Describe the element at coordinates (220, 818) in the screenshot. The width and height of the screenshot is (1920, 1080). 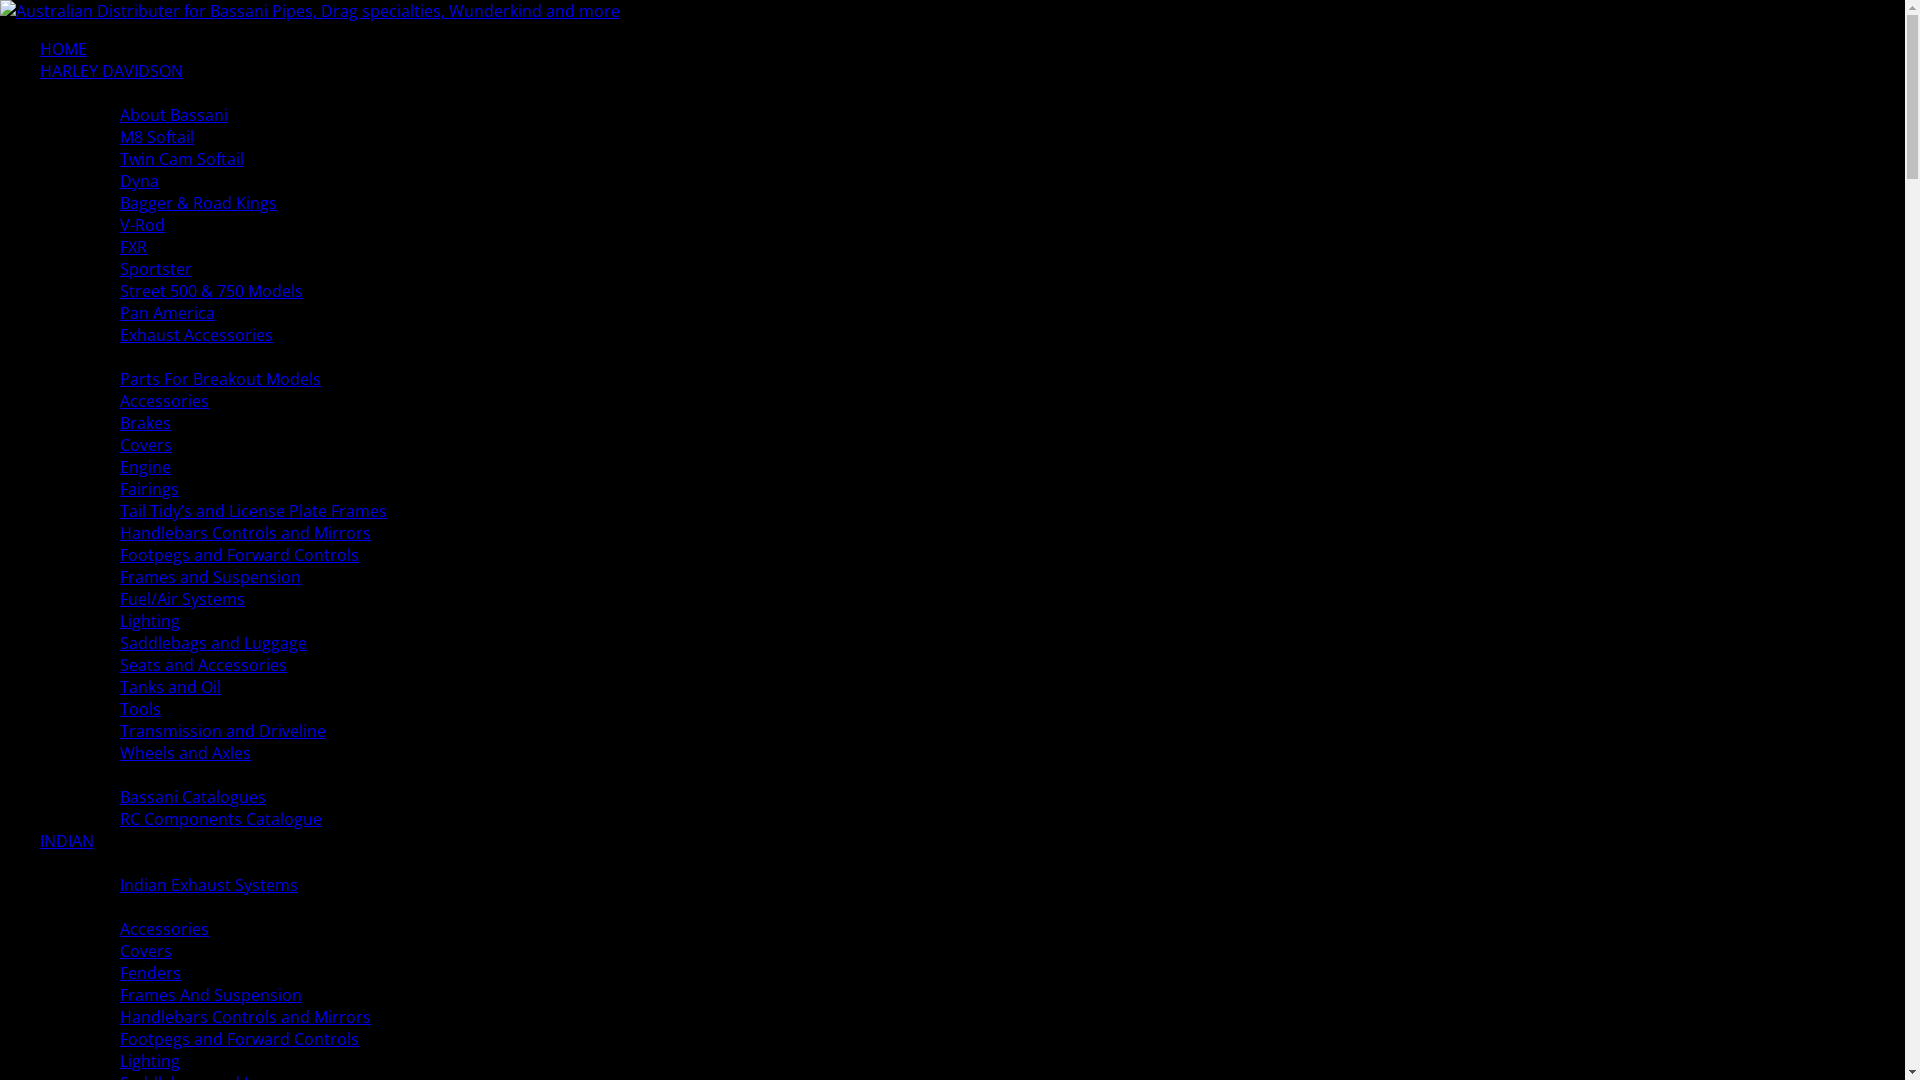
I see `'RC Components Catalogue'` at that location.